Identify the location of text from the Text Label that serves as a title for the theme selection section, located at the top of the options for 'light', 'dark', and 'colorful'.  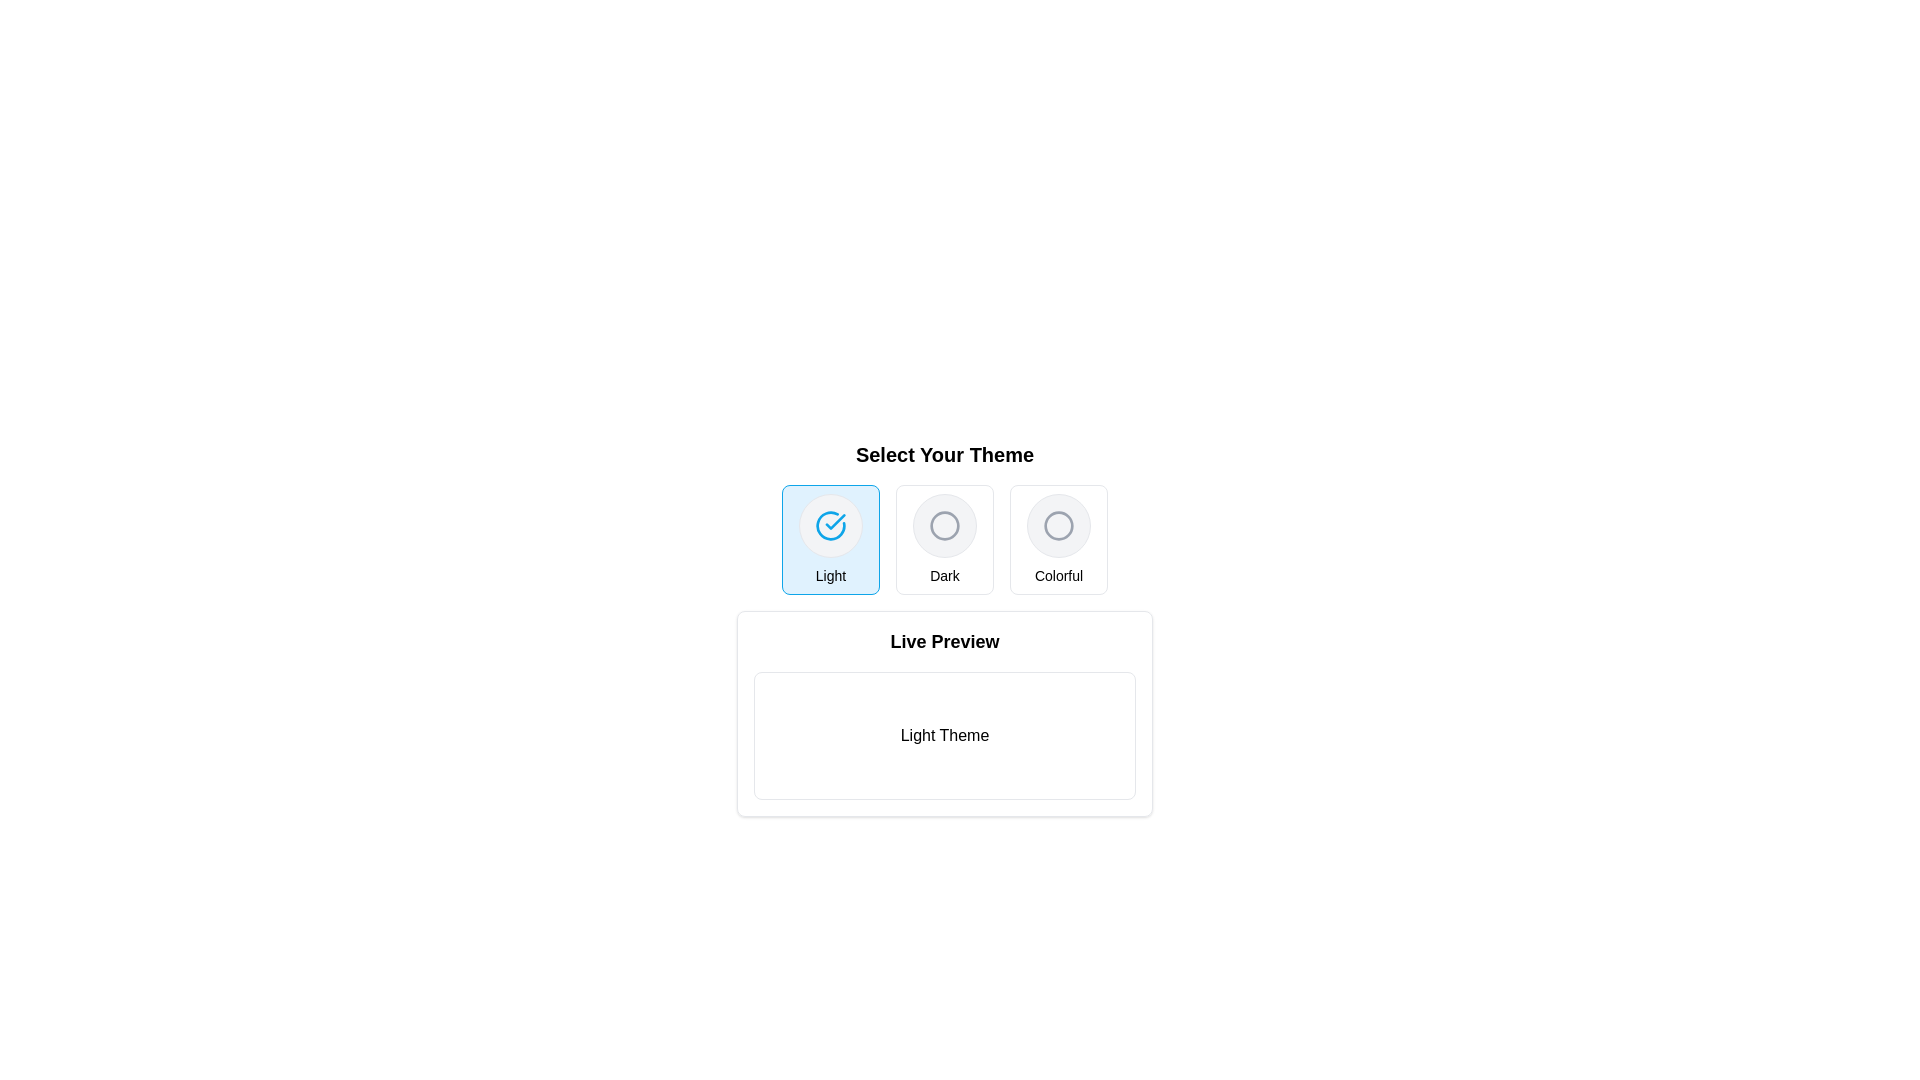
(944, 455).